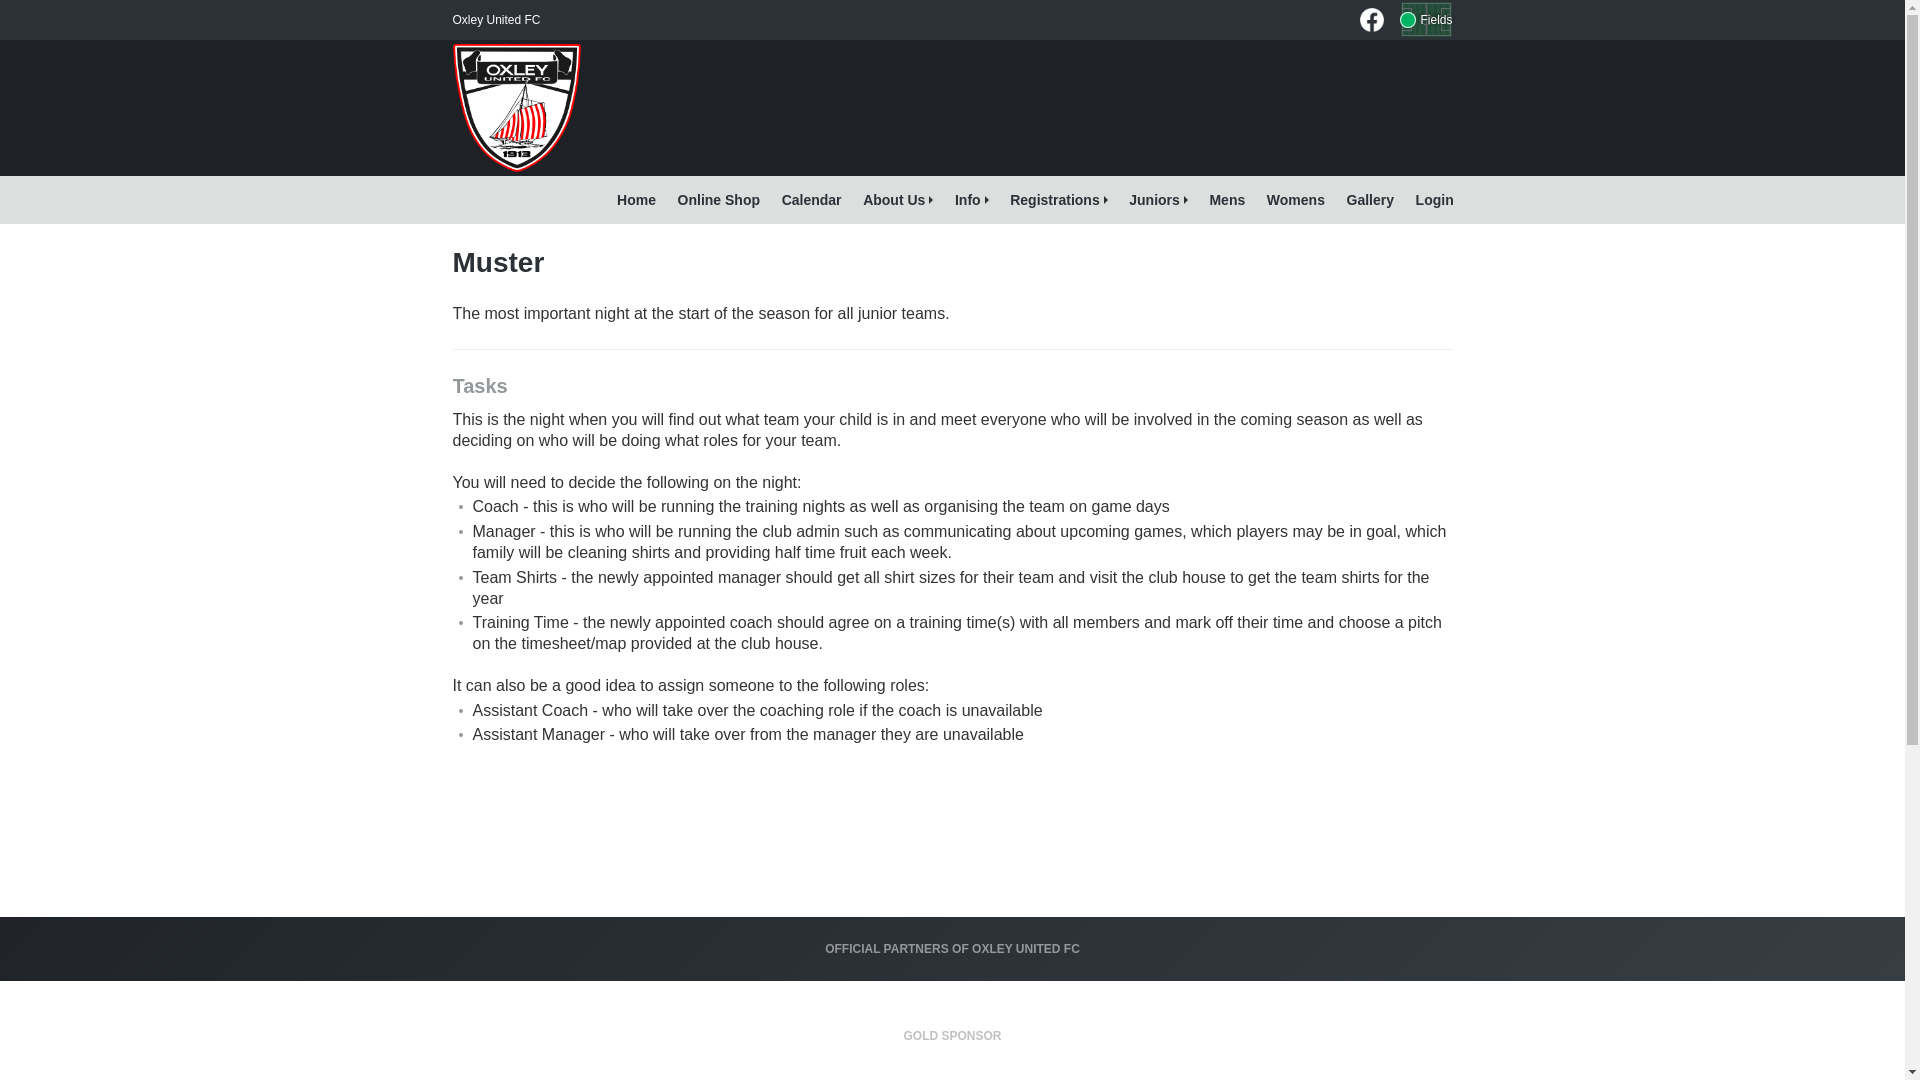 The height and width of the screenshot is (1080, 1920). I want to click on 'Calendar', so click(811, 200).